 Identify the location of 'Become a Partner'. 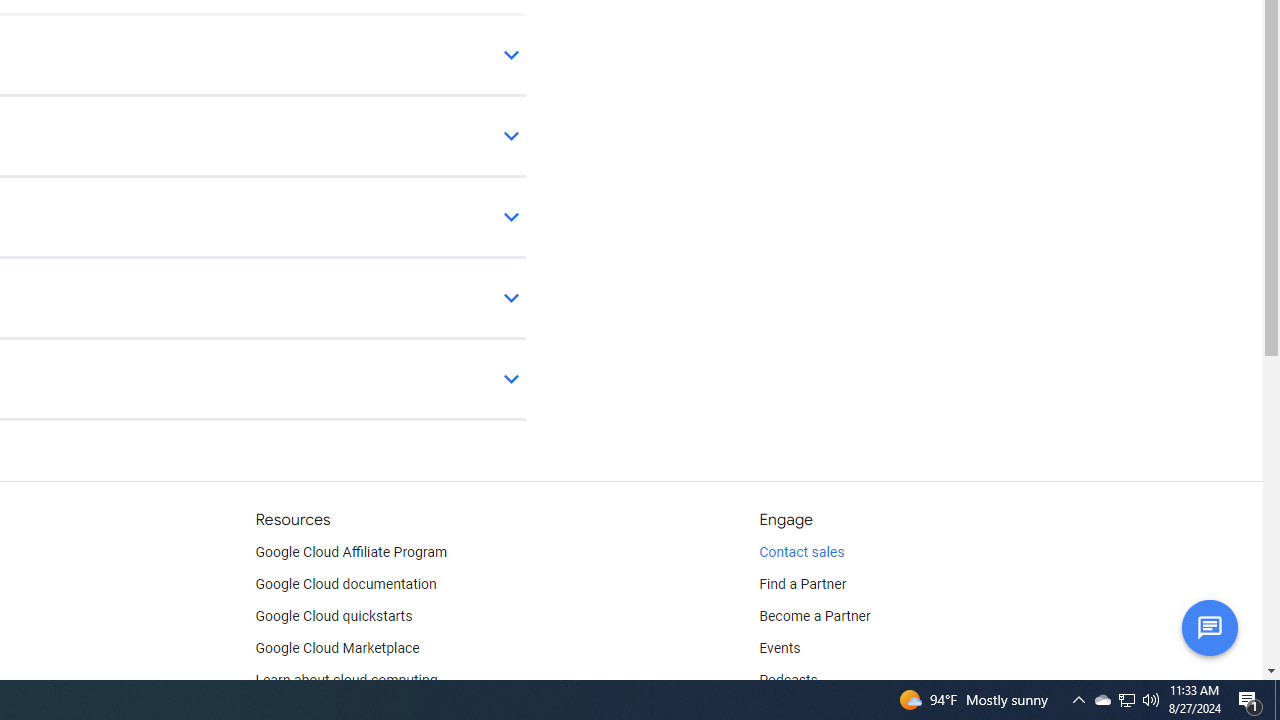
(814, 616).